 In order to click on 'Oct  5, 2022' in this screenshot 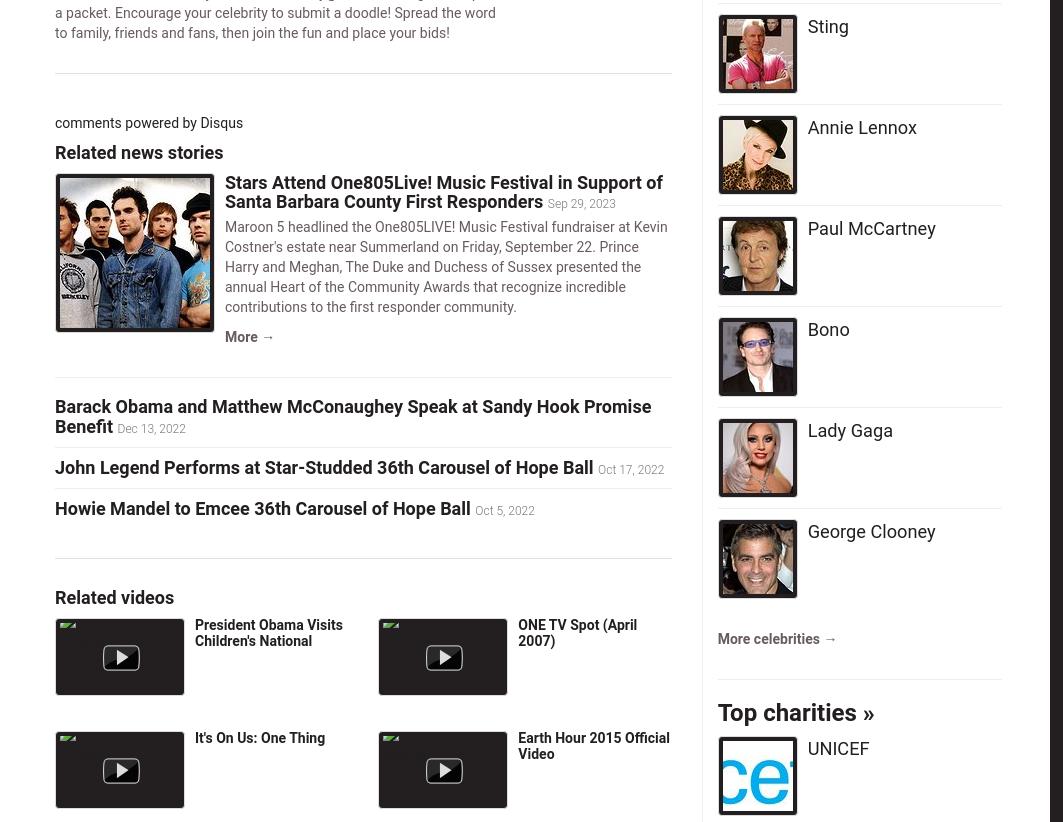, I will do `click(504, 508)`.